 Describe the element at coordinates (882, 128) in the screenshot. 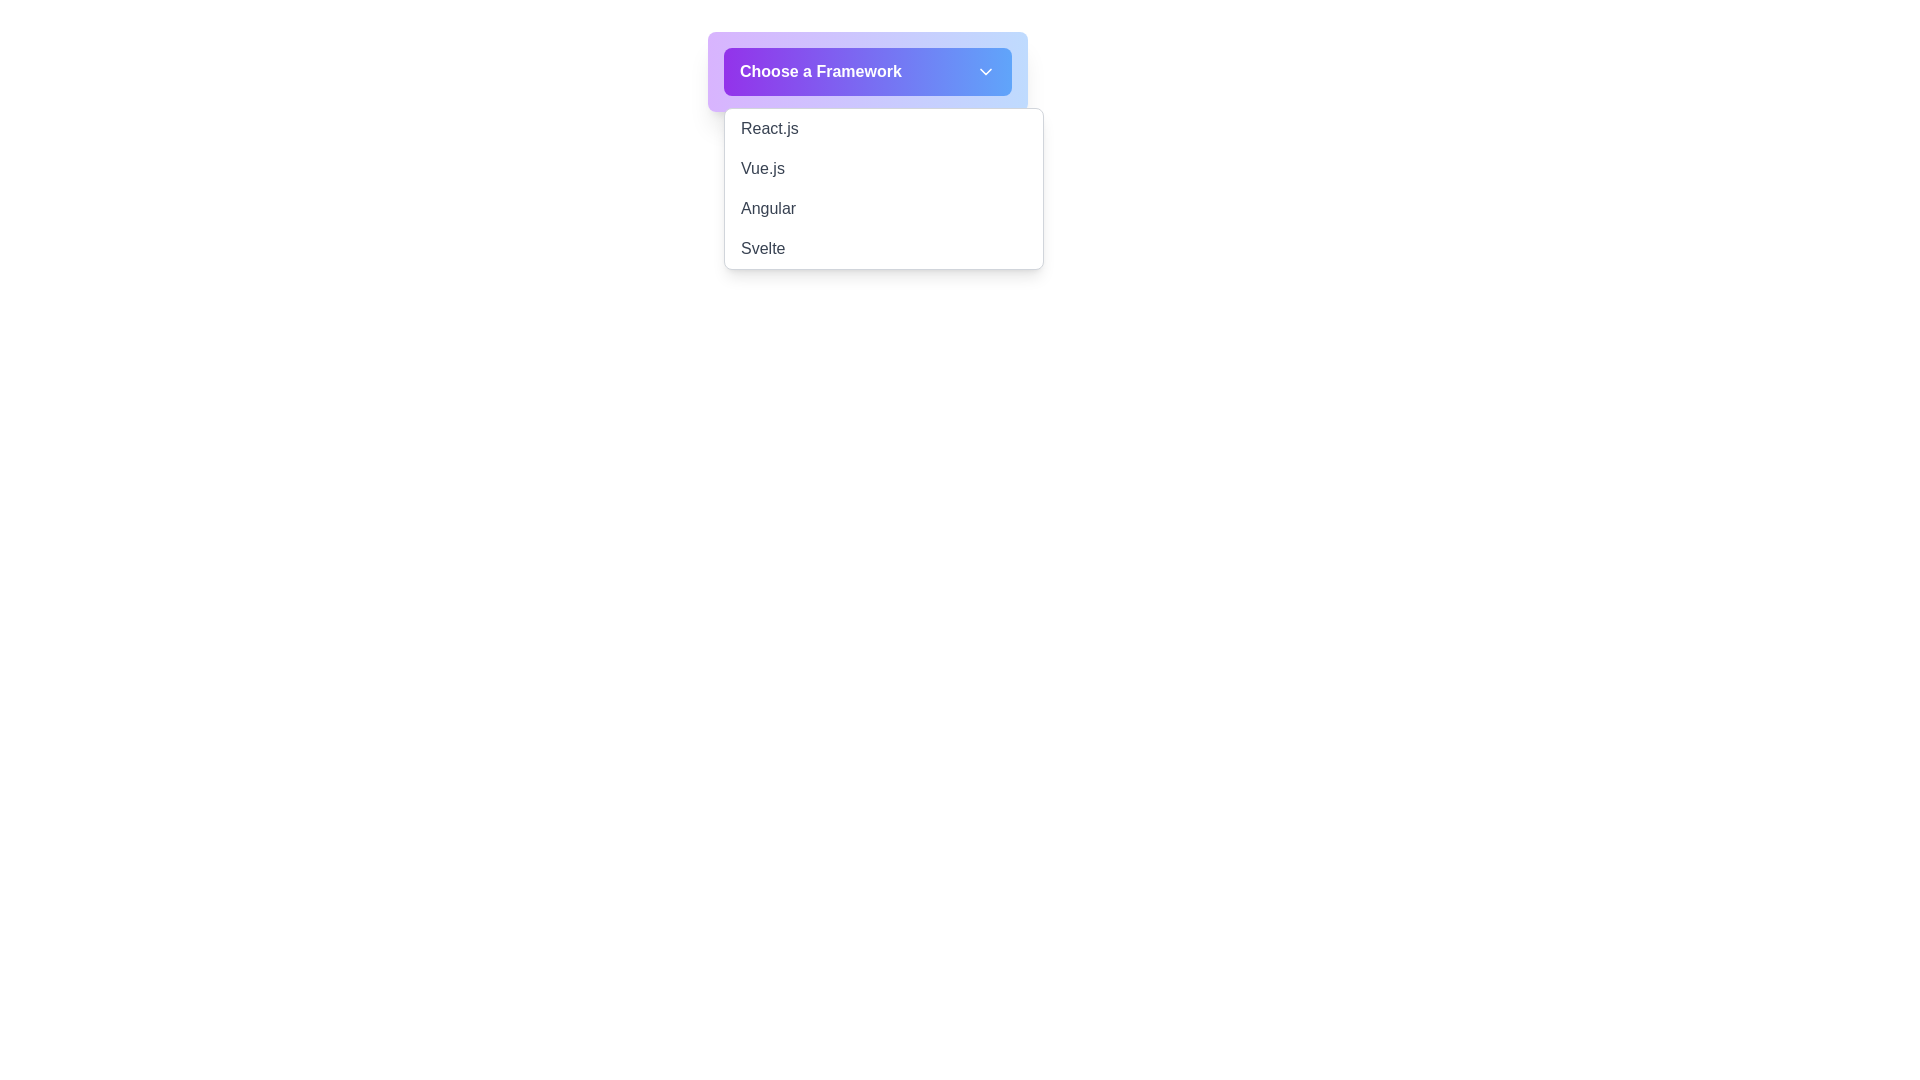

I see `the first item in the dropdown list` at that location.